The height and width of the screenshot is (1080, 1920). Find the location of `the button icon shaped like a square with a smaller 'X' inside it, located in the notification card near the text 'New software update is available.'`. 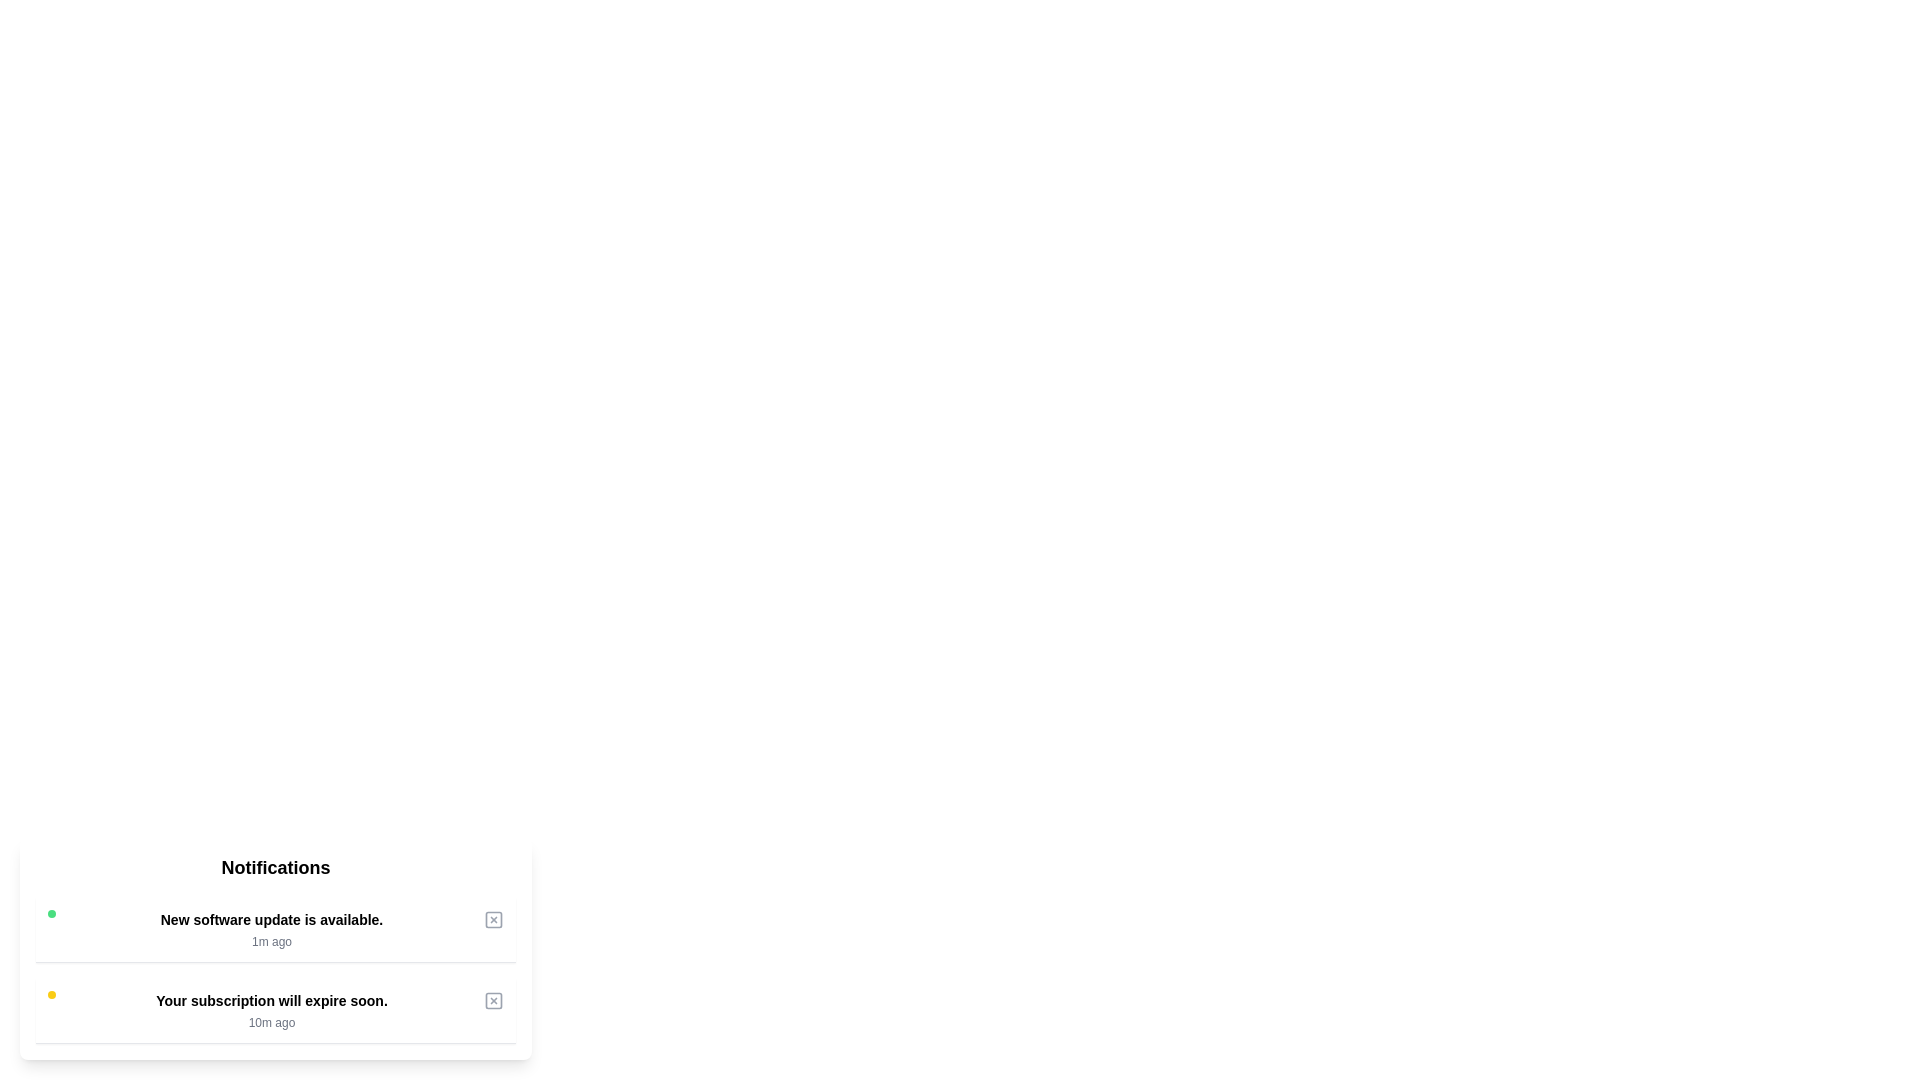

the button icon shaped like a square with a smaller 'X' inside it, located in the notification card near the text 'New software update is available.' is located at coordinates (494, 920).